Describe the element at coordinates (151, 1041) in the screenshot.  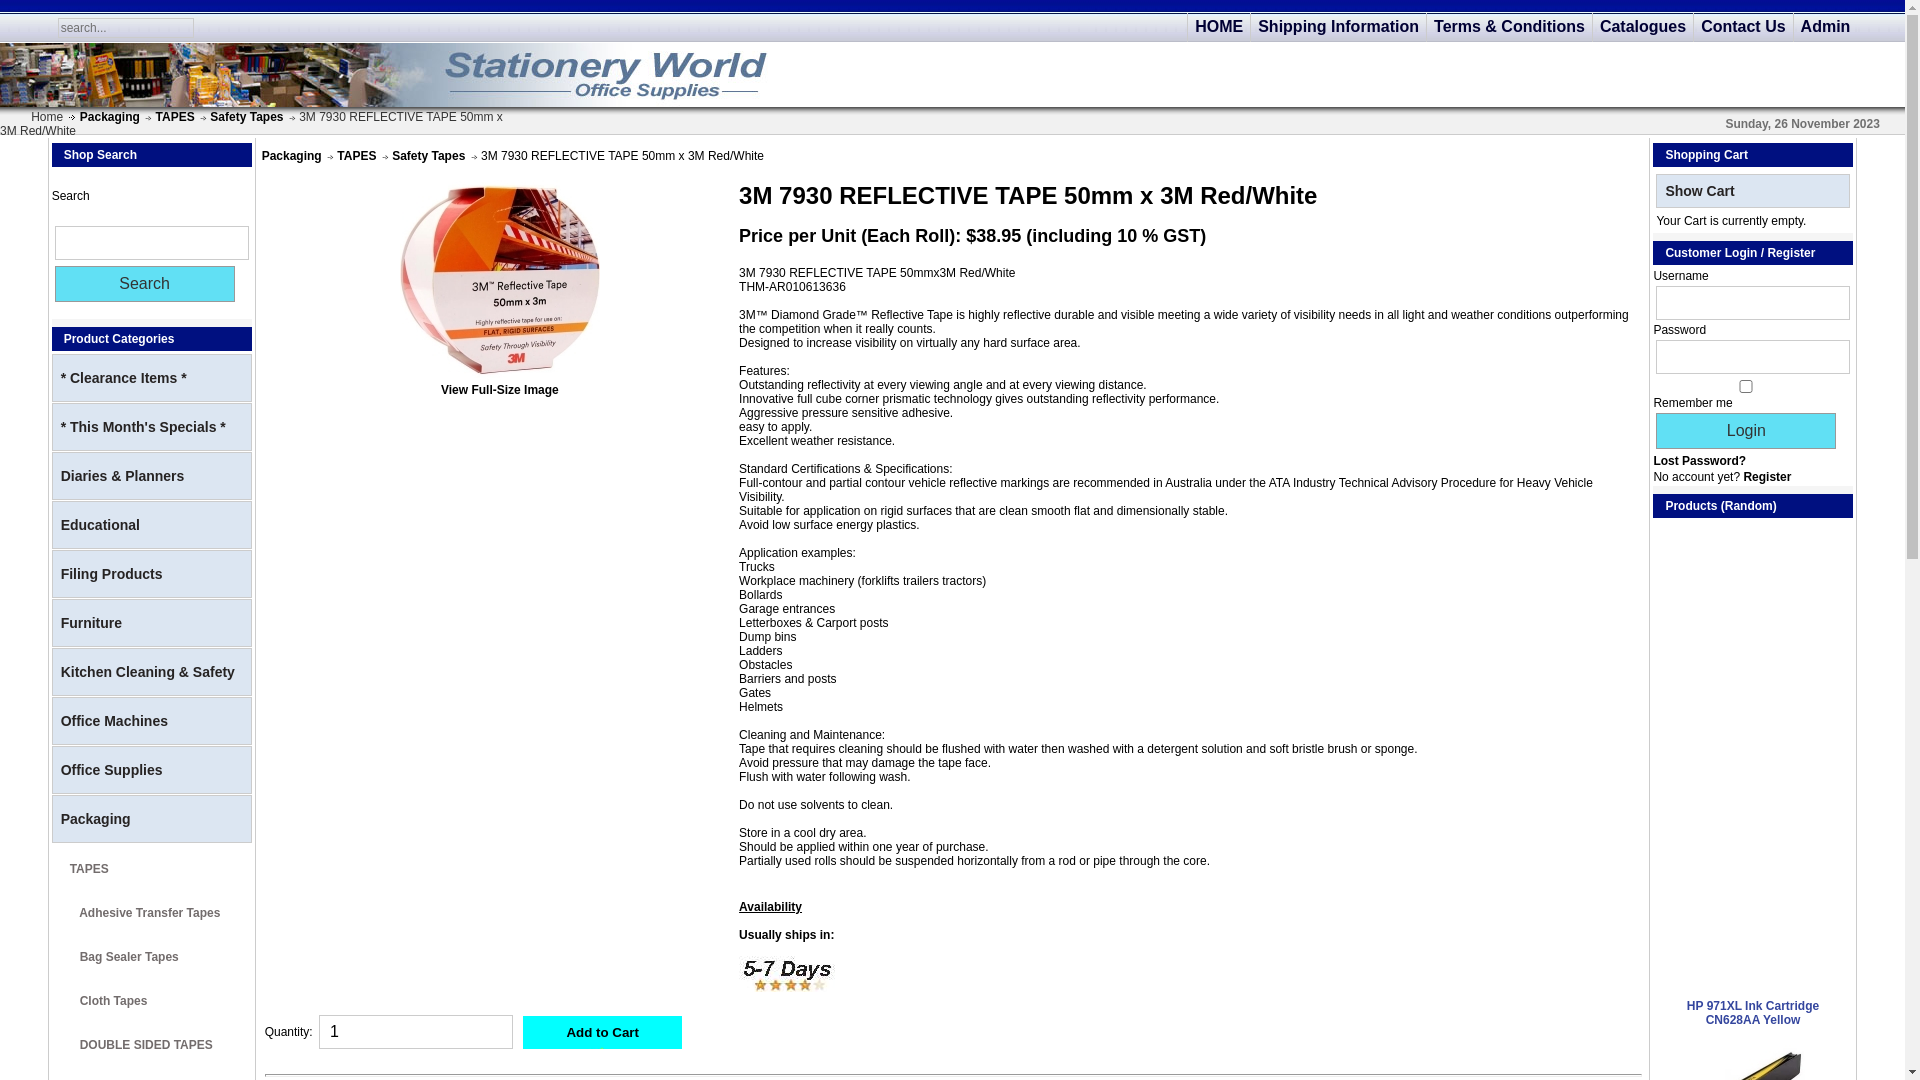
I see `'      DOUBLE SIDED TAPES'` at that location.